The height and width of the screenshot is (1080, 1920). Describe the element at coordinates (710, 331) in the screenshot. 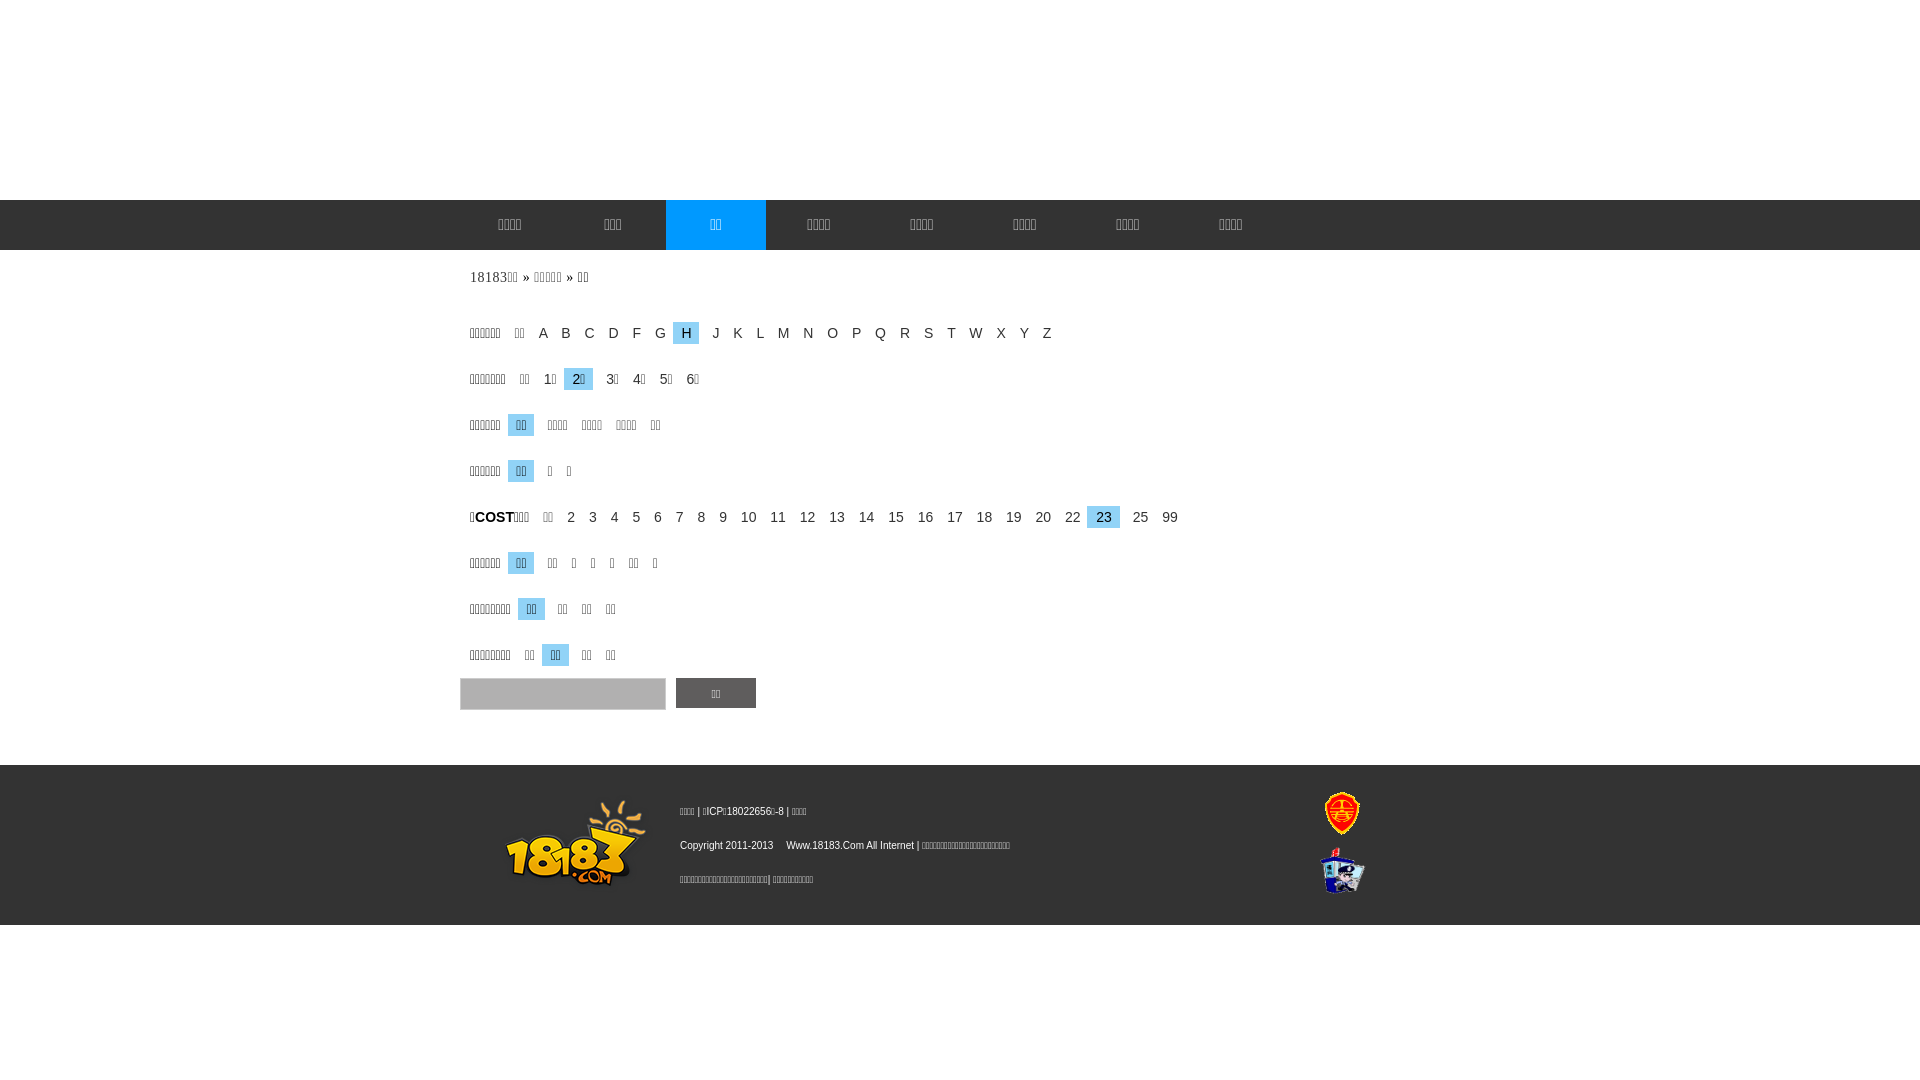

I see `'J'` at that location.